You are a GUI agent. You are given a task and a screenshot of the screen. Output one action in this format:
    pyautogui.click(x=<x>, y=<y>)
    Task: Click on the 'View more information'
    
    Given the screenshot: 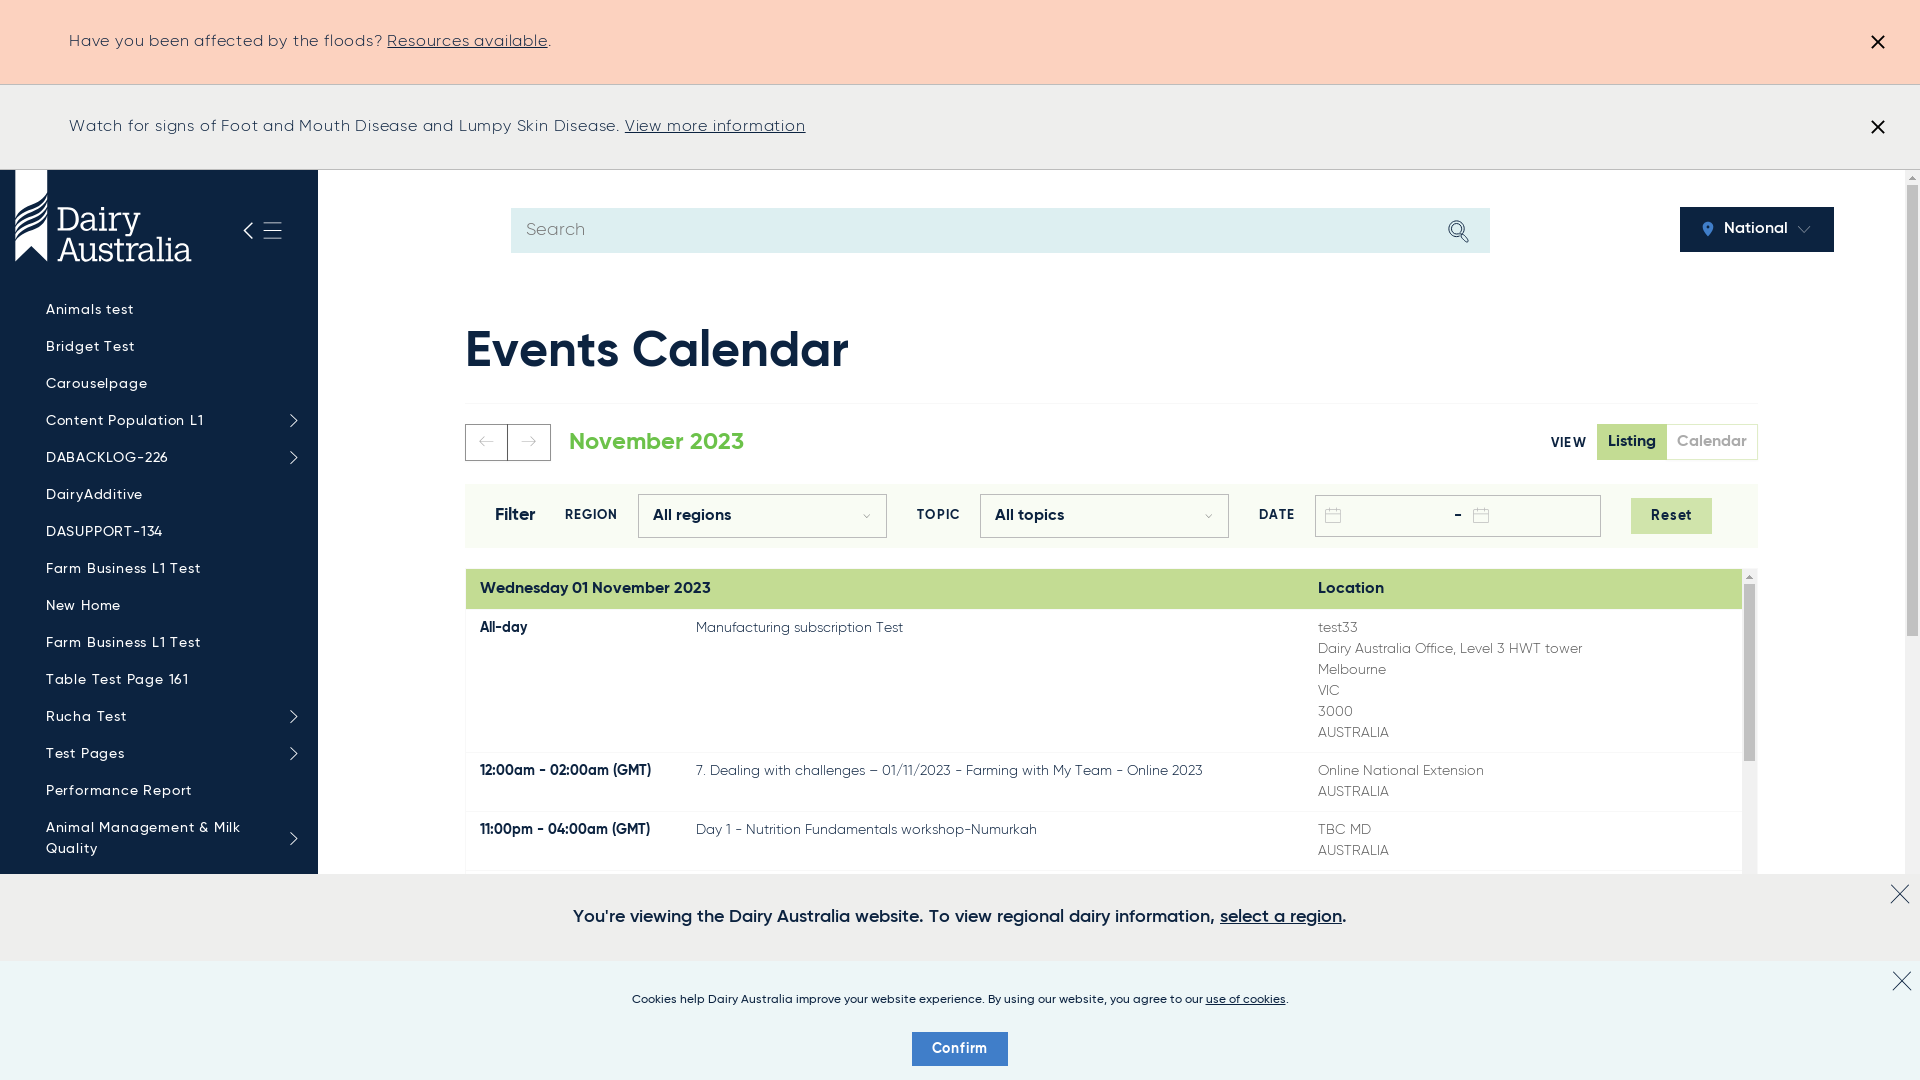 What is the action you would take?
    pyautogui.click(x=715, y=127)
    